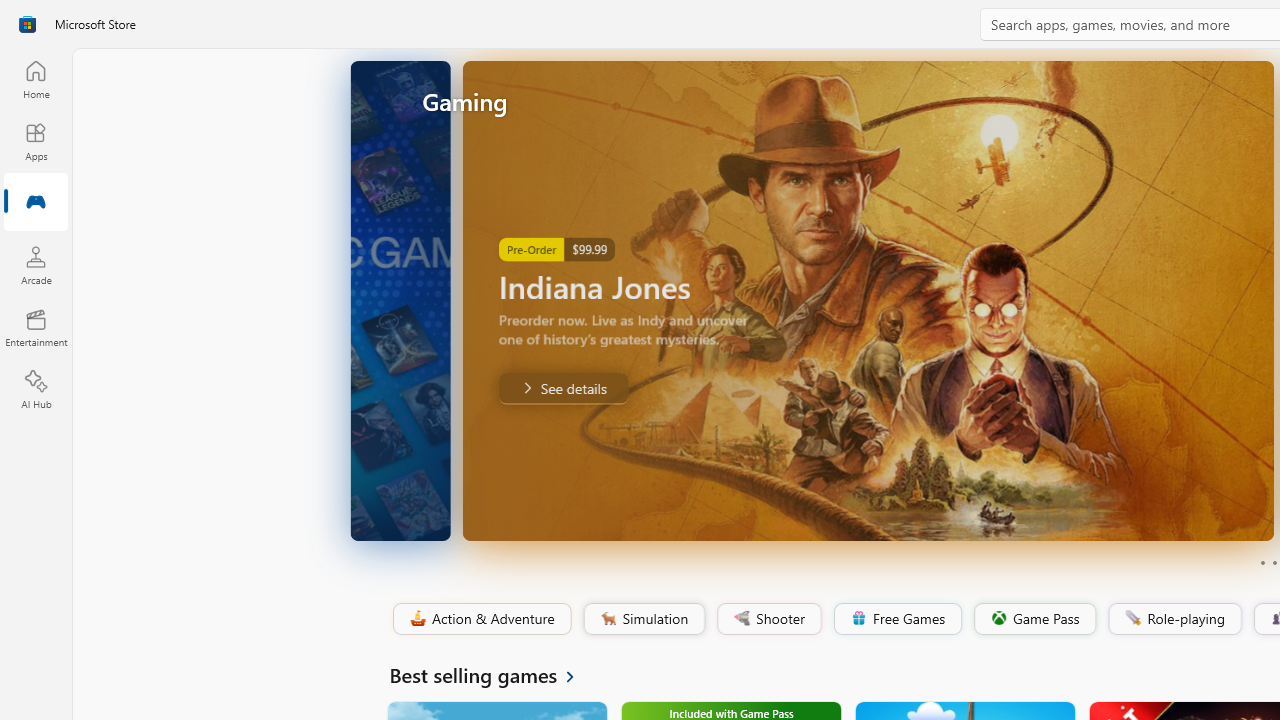 The height and width of the screenshot is (720, 1280). What do you see at coordinates (1175, 618) in the screenshot?
I see `'Role-playing'` at bounding box center [1175, 618].